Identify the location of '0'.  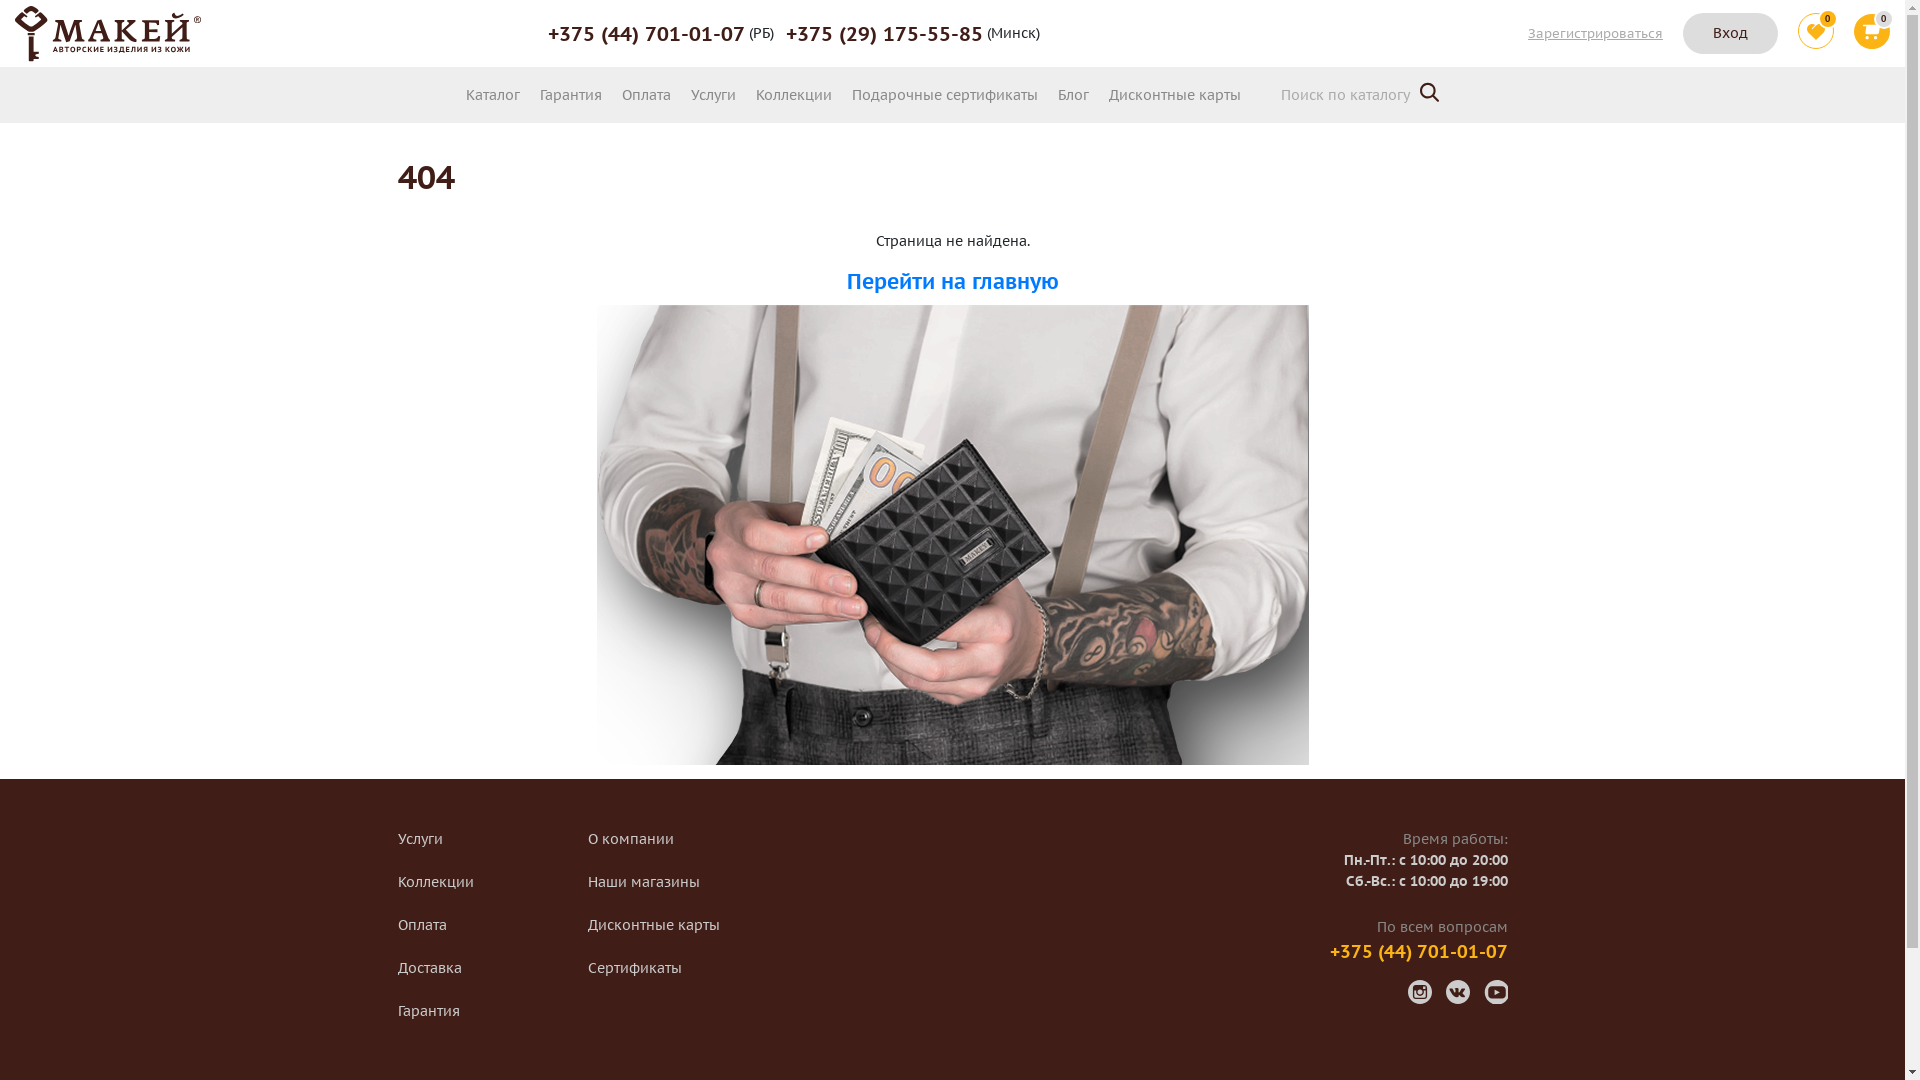
(1815, 33).